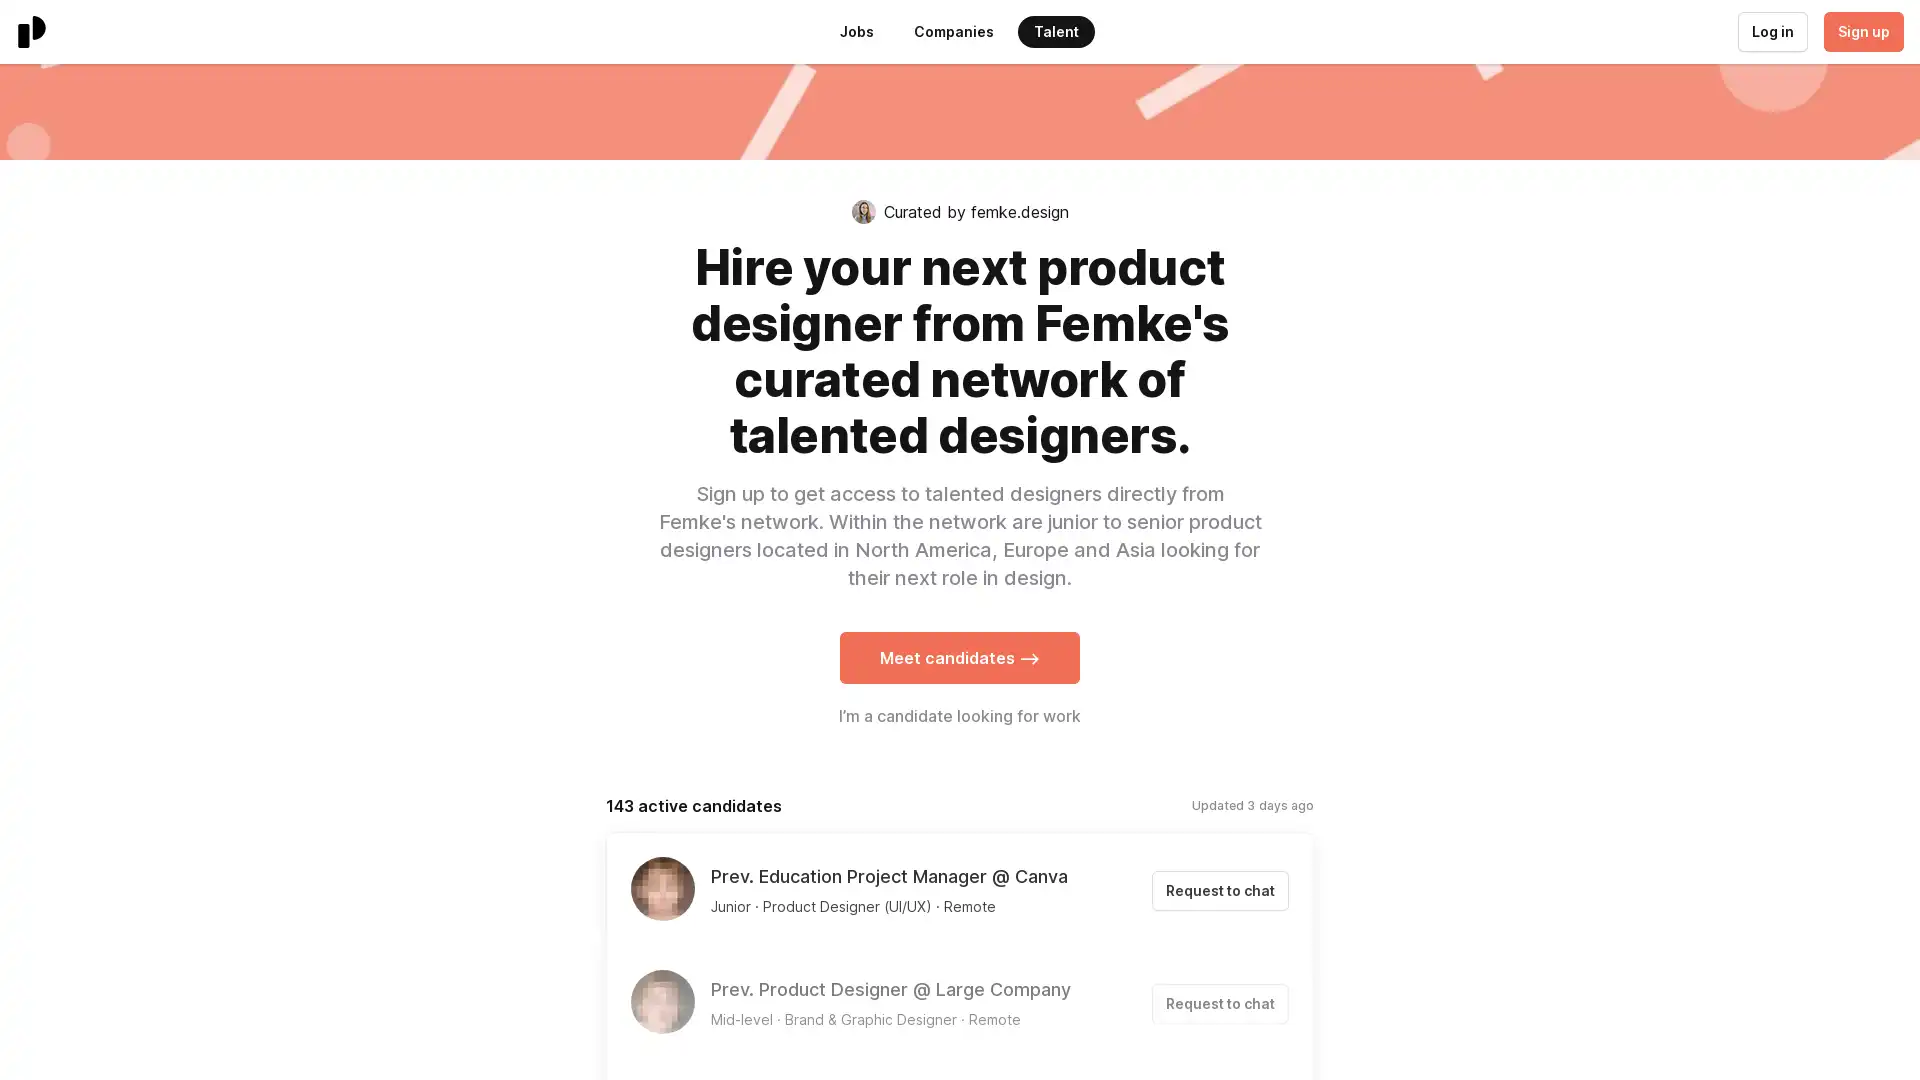  Describe the element at coordinates (1861, 31) in the screenshot. I see `Sign up` at that location.